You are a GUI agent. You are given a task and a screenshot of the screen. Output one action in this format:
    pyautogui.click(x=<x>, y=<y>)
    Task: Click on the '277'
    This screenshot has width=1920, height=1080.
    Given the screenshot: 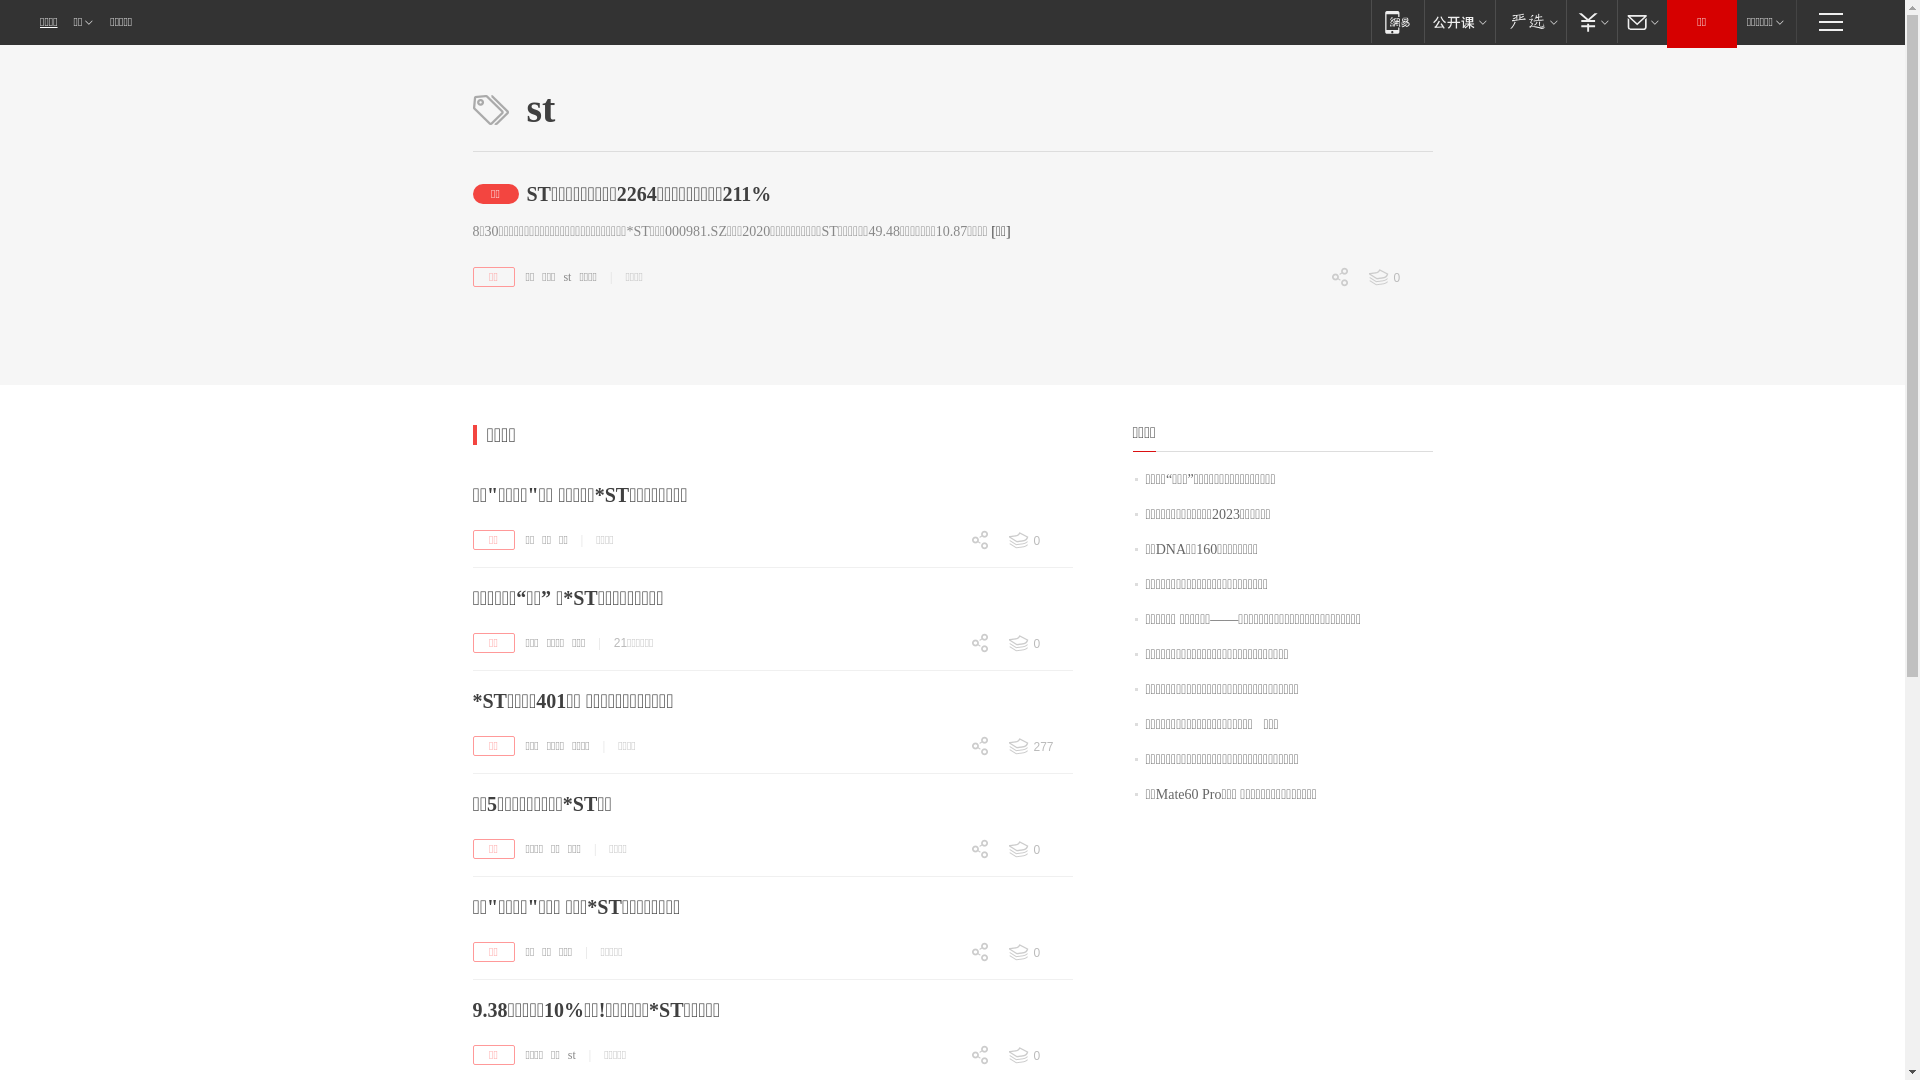 What is the action you would take?
    pyautogui.click(x=1038, y=747)
    